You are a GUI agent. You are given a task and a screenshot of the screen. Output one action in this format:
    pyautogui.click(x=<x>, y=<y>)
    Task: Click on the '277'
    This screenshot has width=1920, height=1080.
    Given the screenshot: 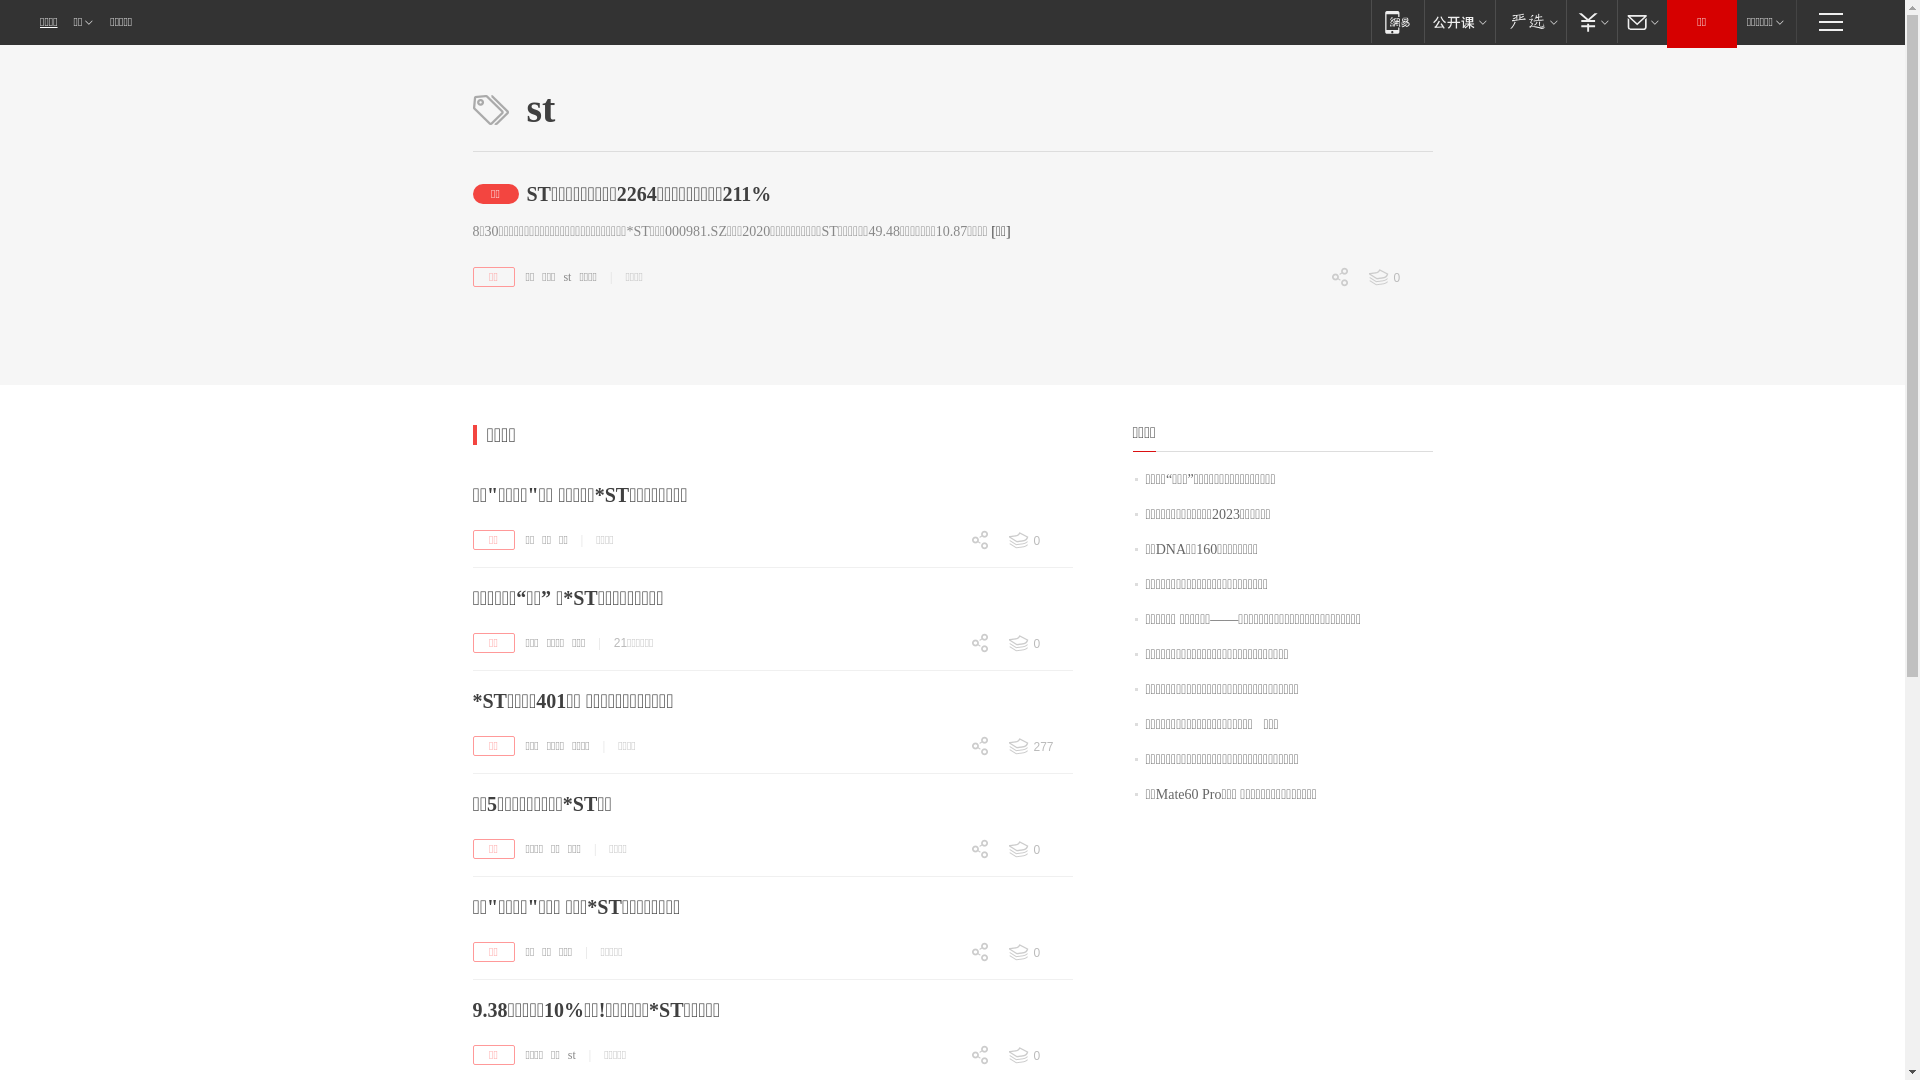 What is the action you would take?
    pyautogui.click(x=1038, y=747)
    